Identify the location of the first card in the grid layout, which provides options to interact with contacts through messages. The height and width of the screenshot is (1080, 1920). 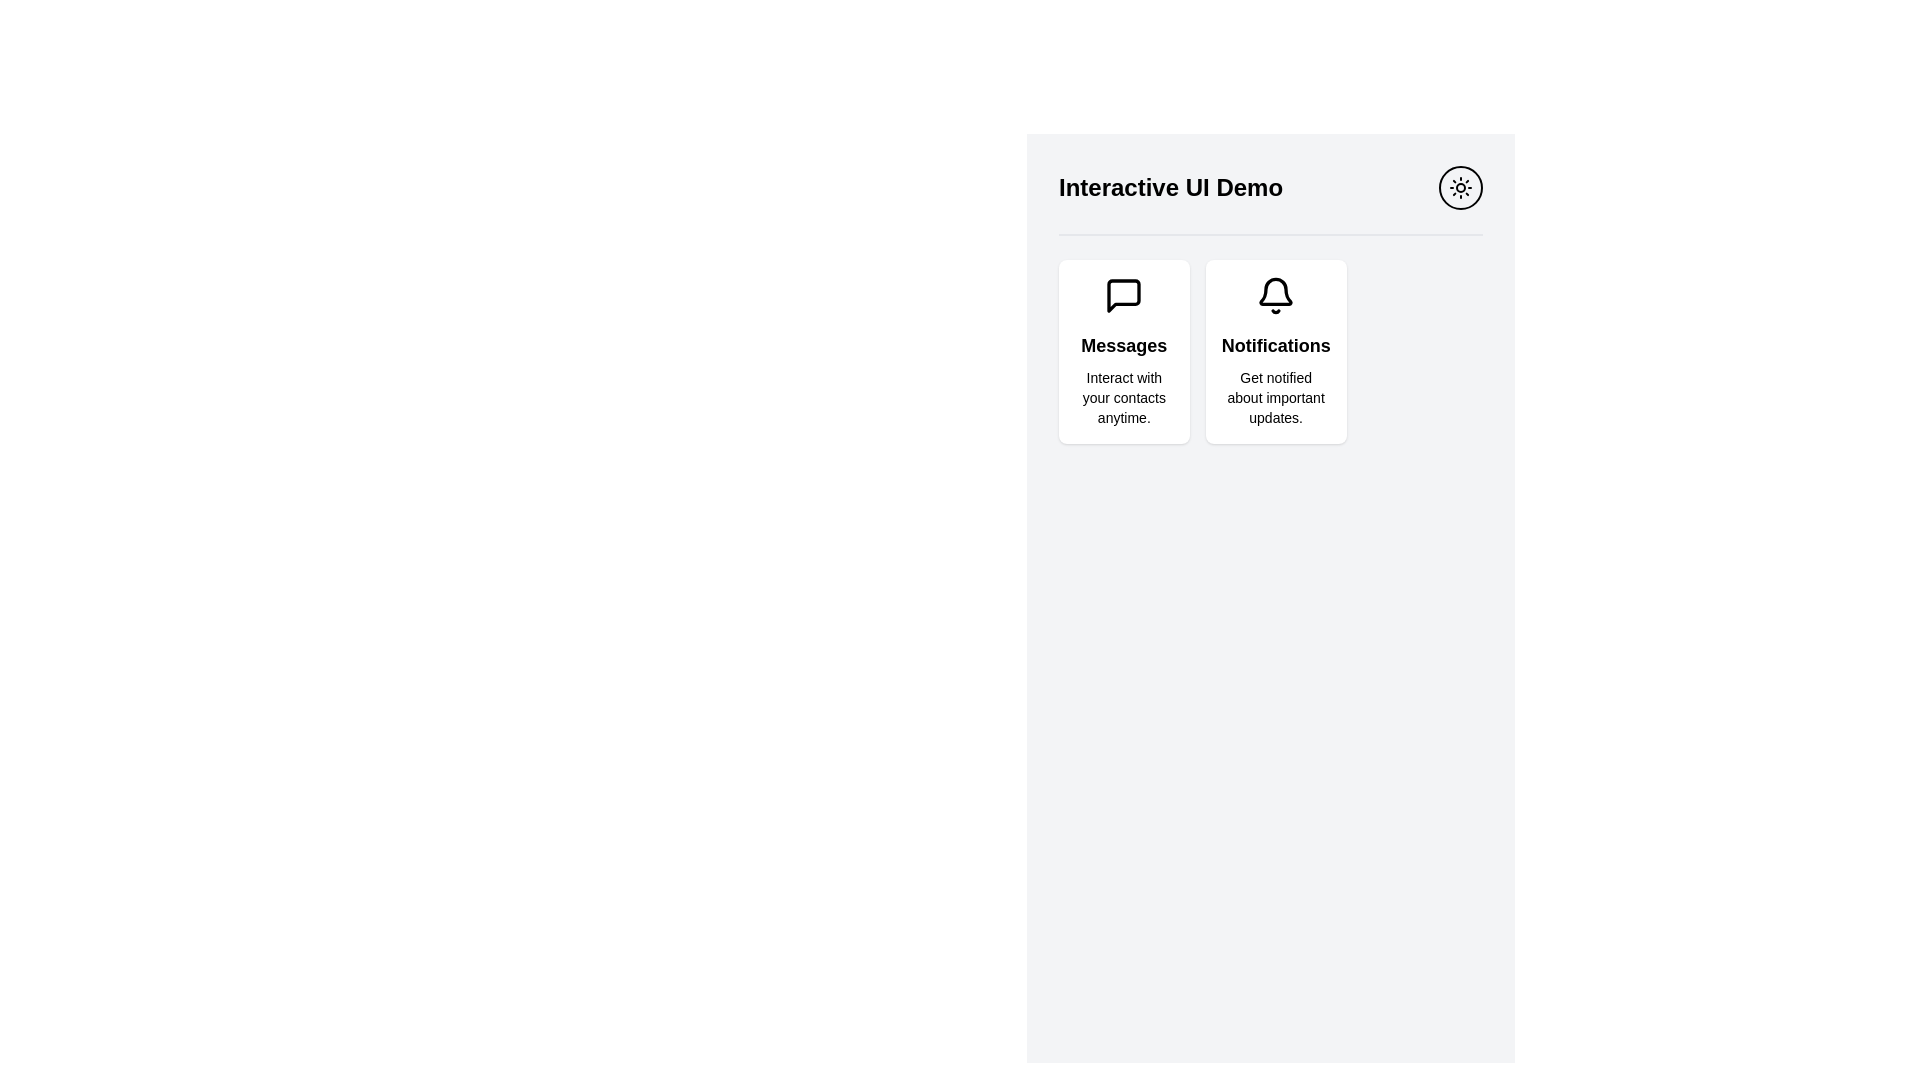
(1123, 350).